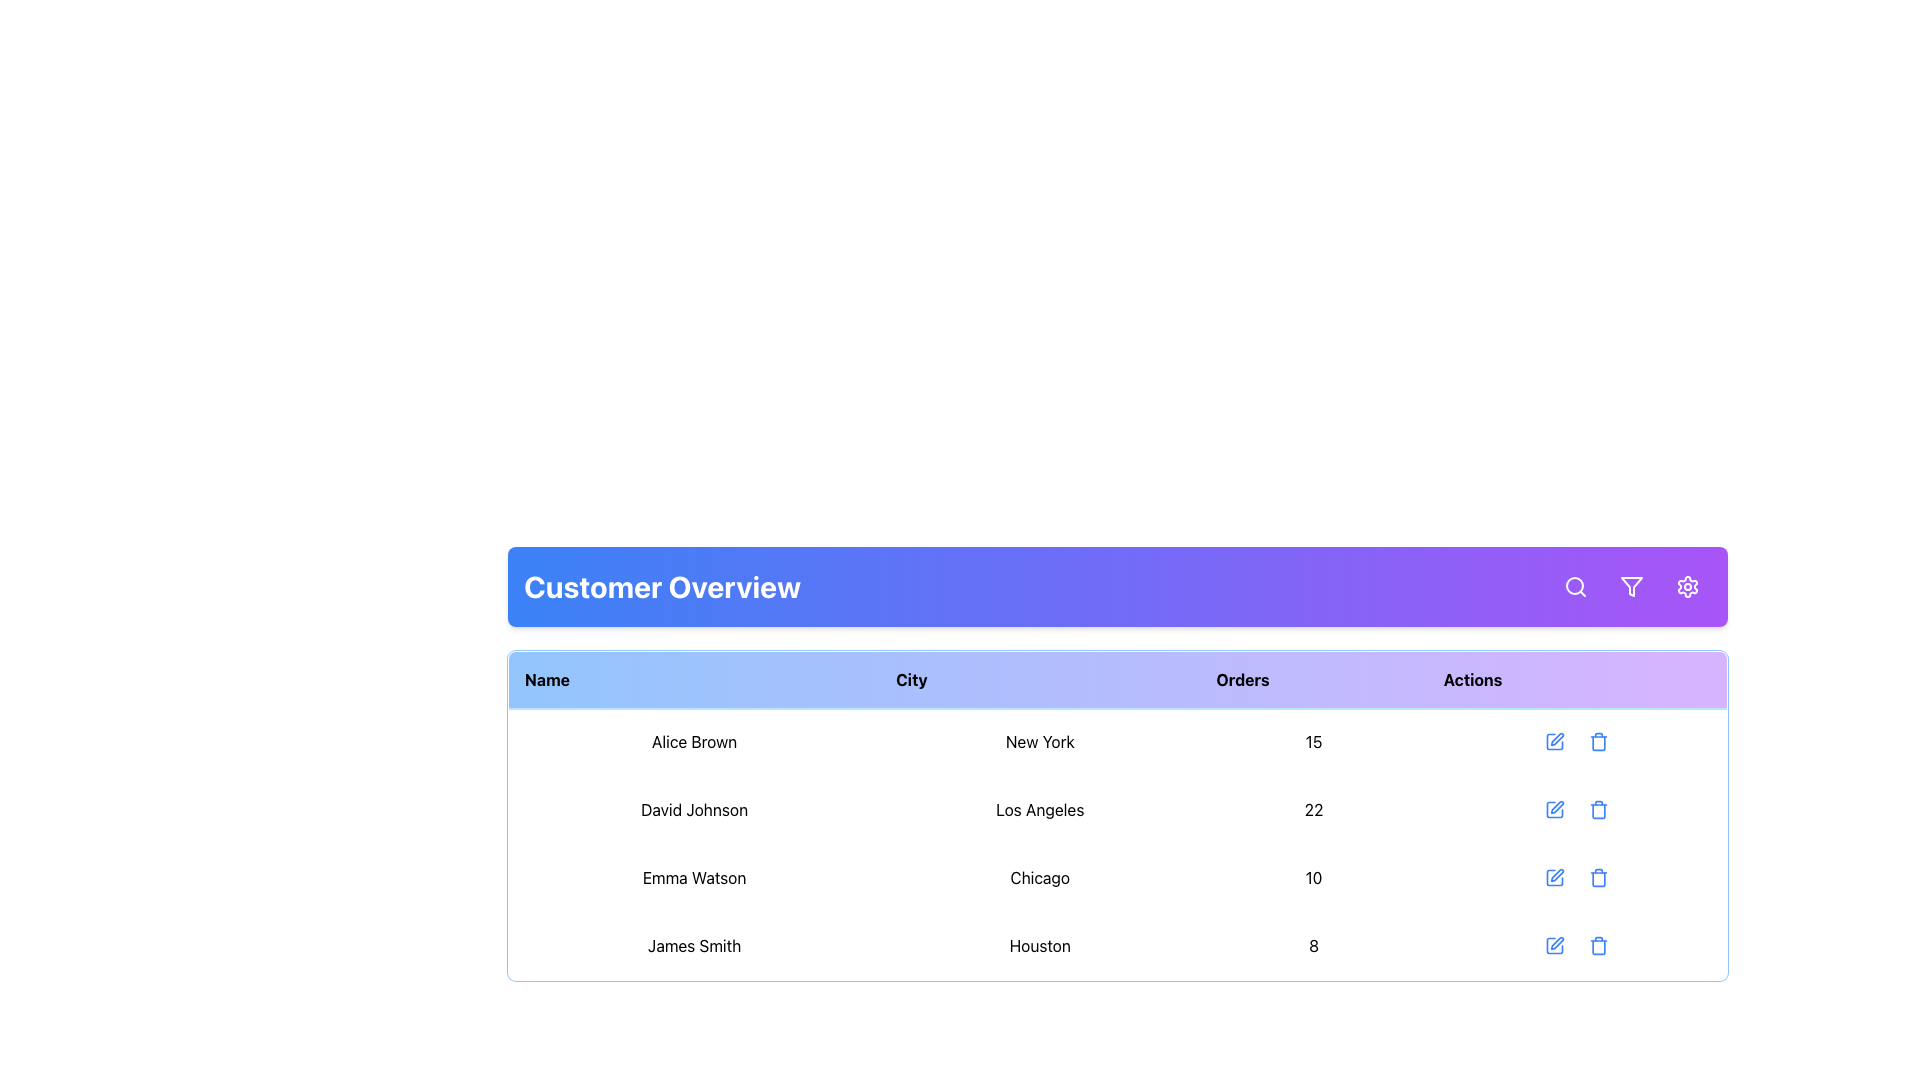 Image resolution: width=1920 pixels, height=1080 pixels. I want to click on the 'Edit' icon button in the 'Actions' column of the third row for 'Emma Watson', so click(1554, 877).